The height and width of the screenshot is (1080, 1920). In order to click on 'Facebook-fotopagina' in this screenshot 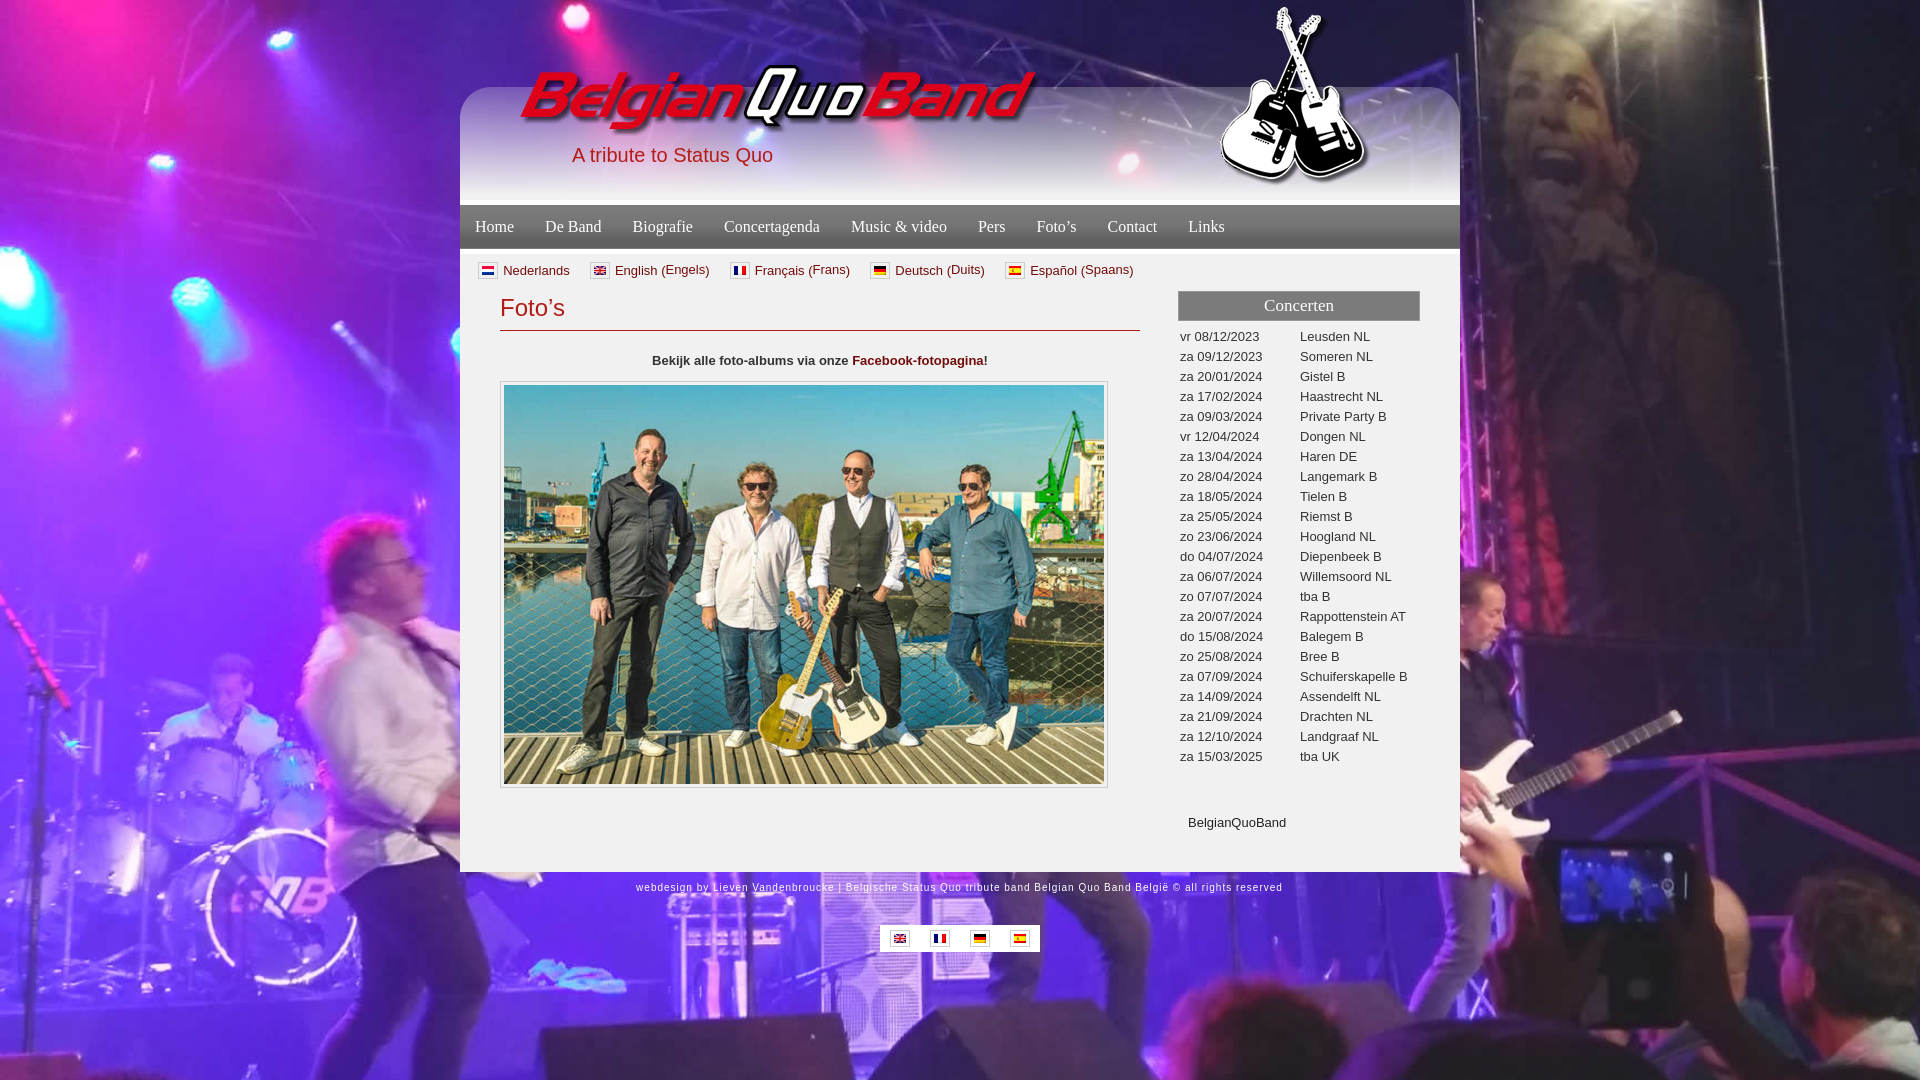, I will do `click(916, 360)`.